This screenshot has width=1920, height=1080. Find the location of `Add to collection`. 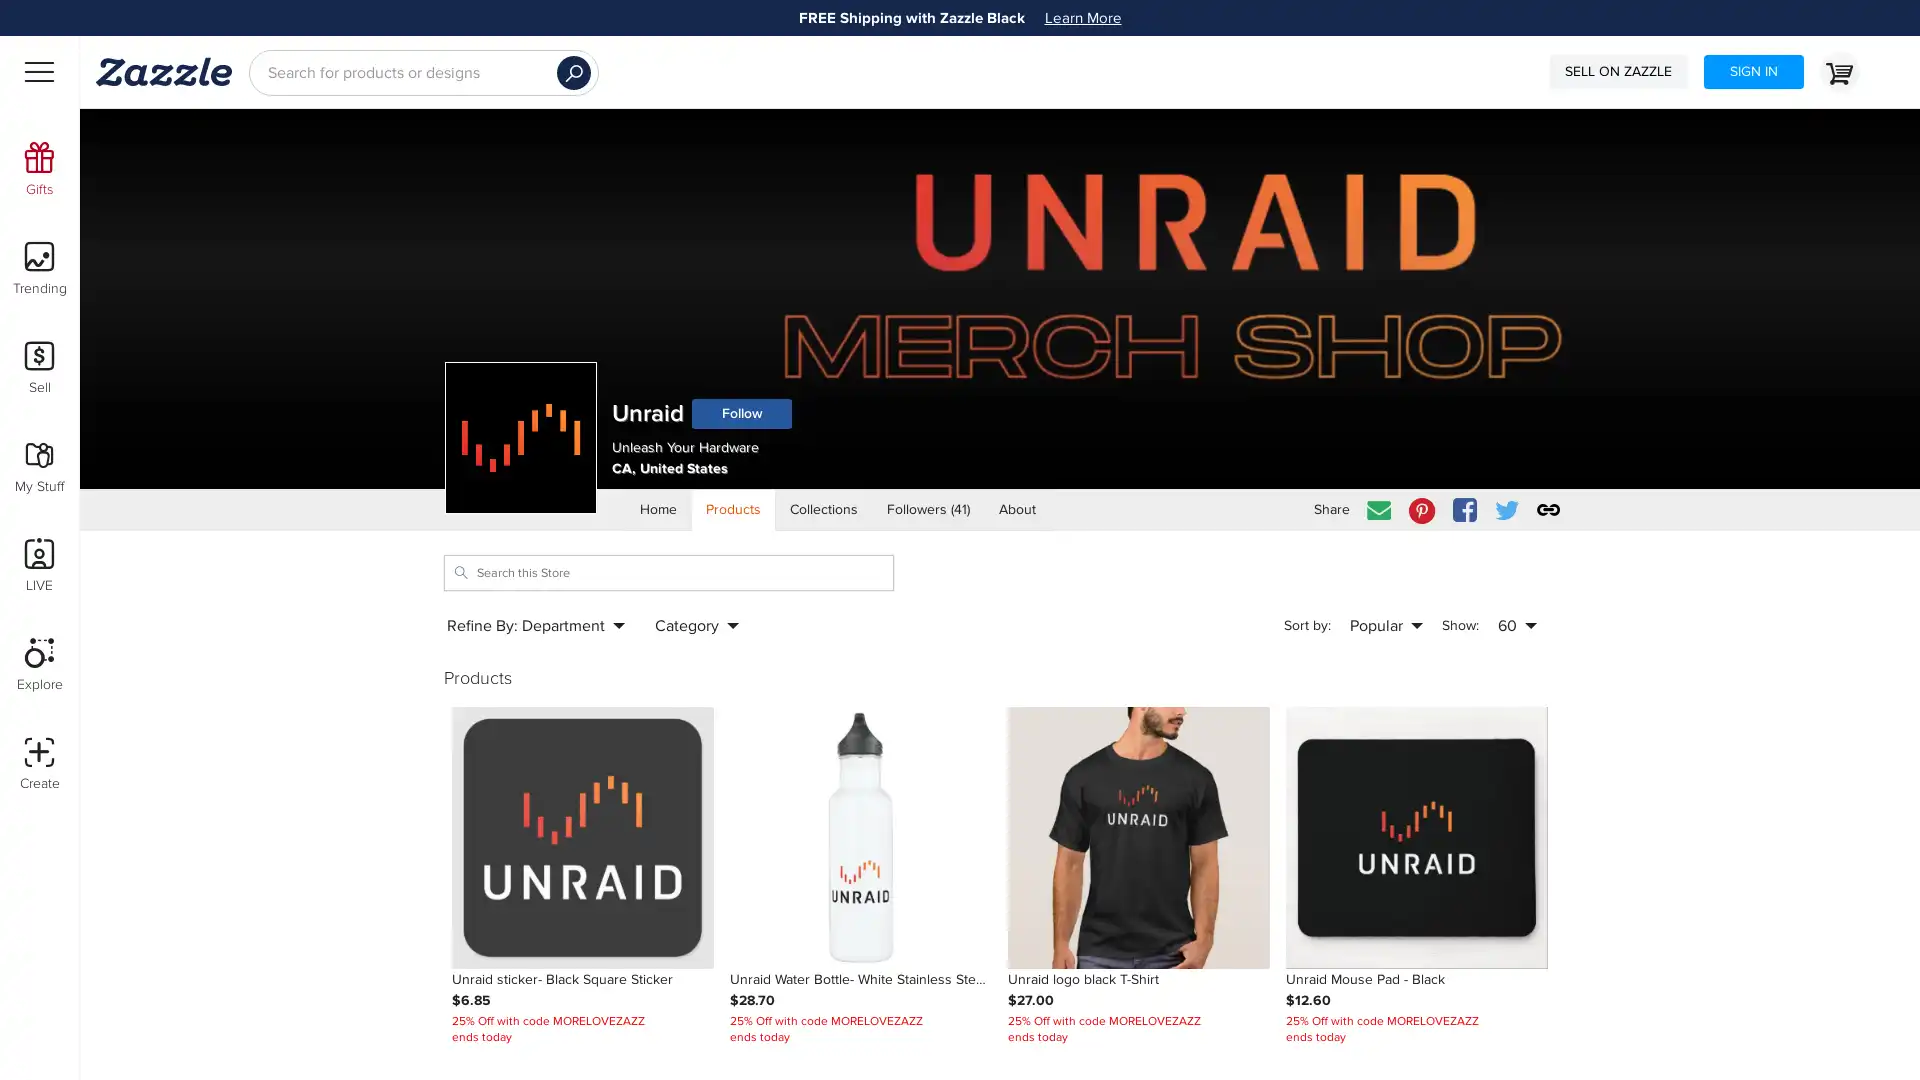

Add to collection is located at coordinates (947, 725).